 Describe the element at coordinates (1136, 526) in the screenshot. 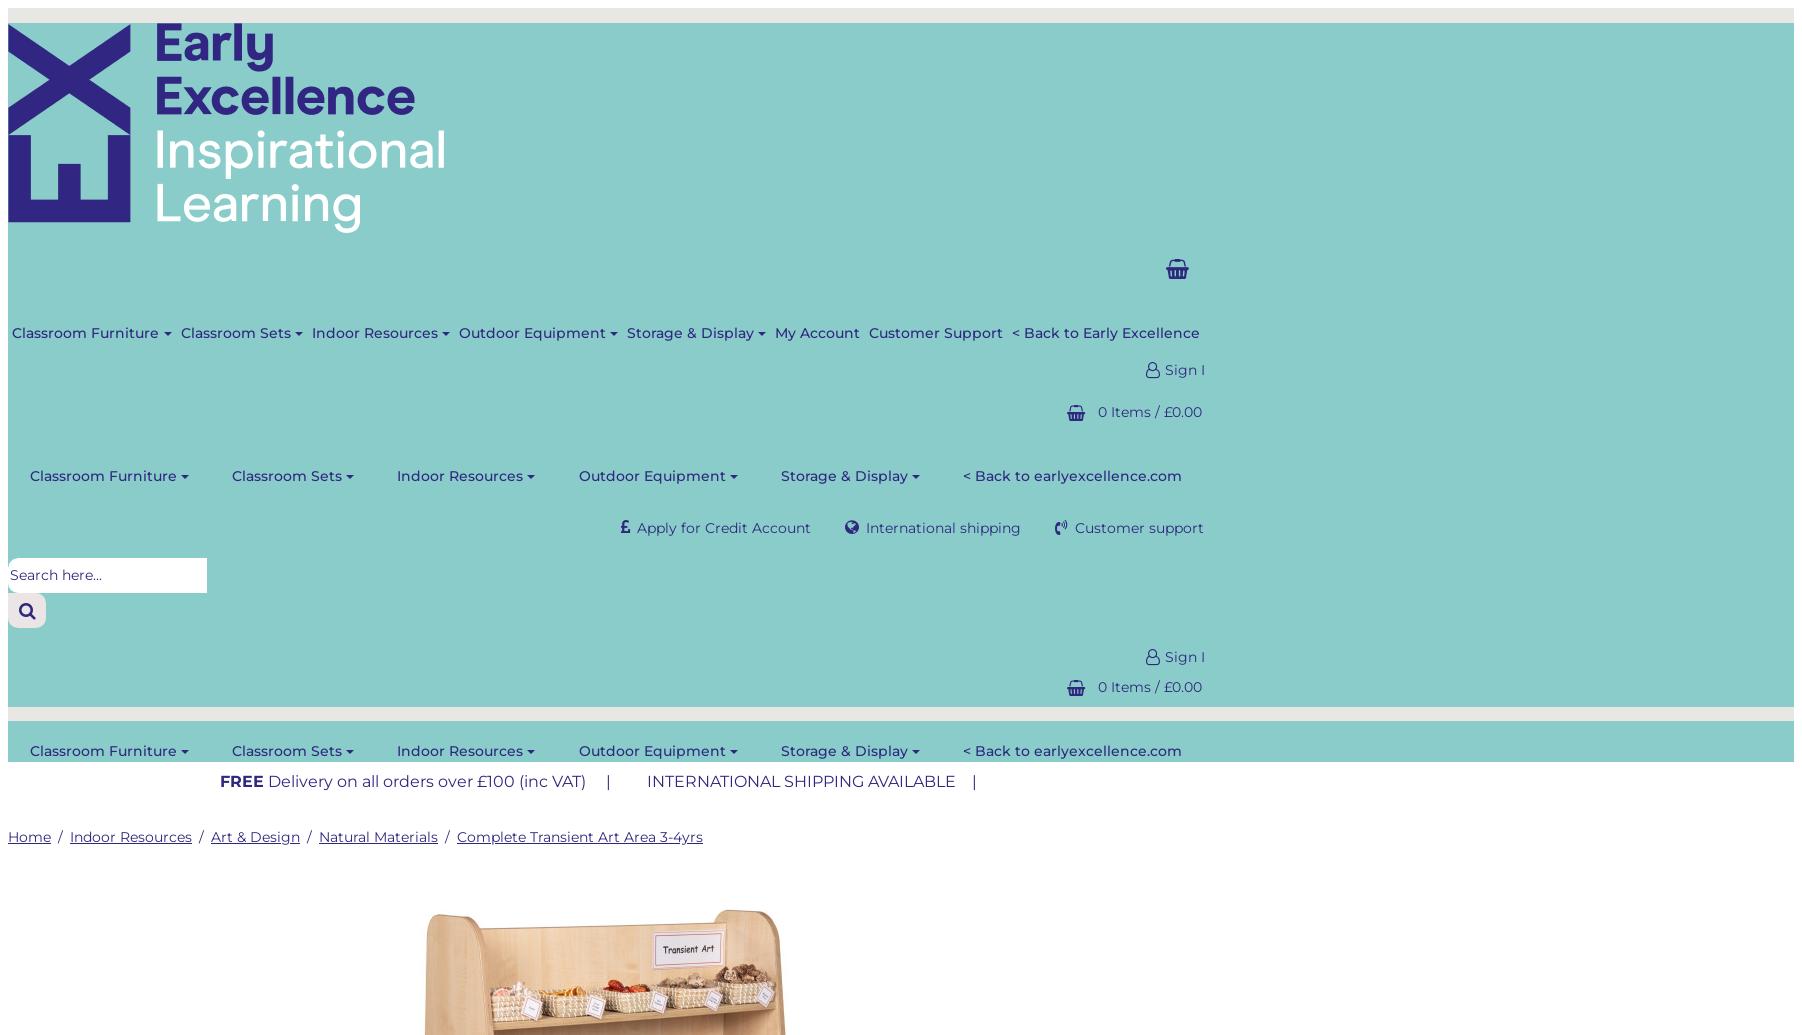

I see `'Customer support'` at that location.